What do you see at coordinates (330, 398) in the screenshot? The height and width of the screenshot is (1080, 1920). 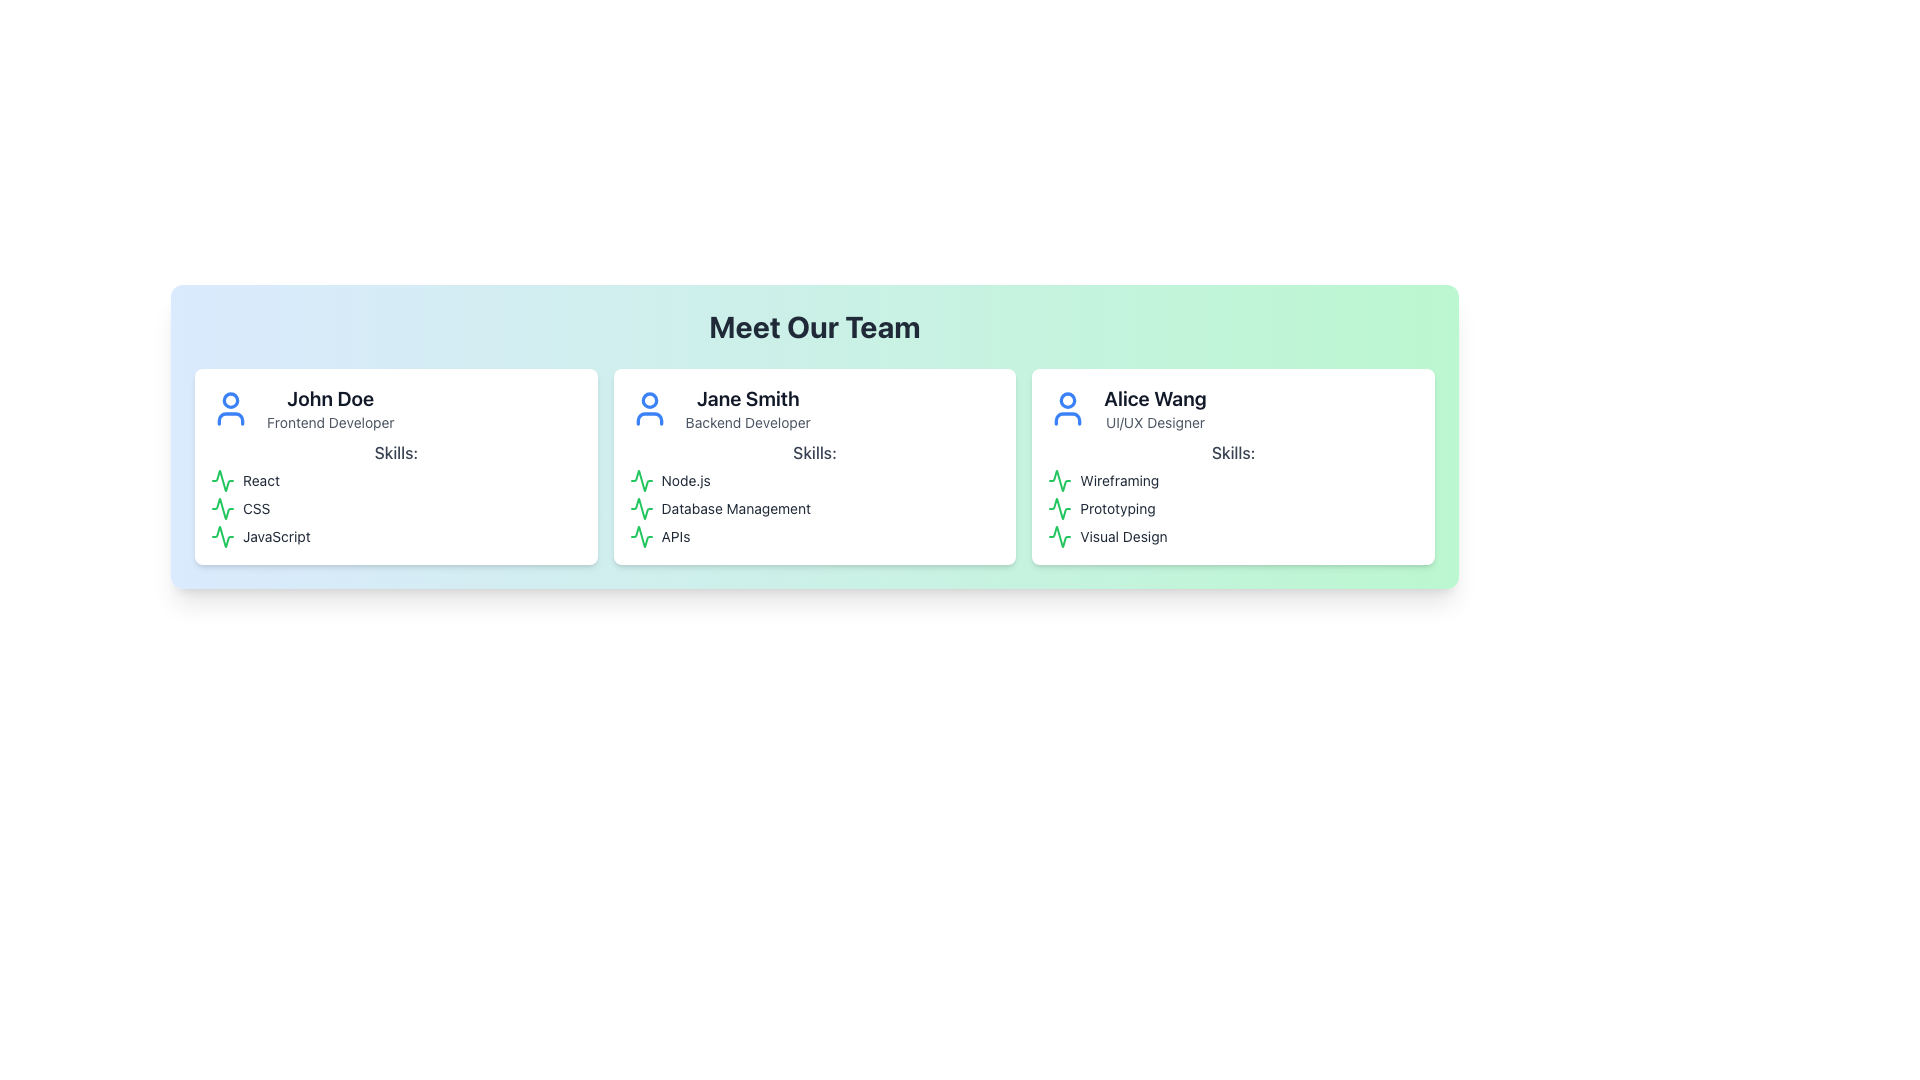 I see `static text displaying the name of the individual associated with the profile card, located in the top-left corner of the profile card in the team overview section, above the text 'Frontend Developer'` at bounding box center [330, 398].